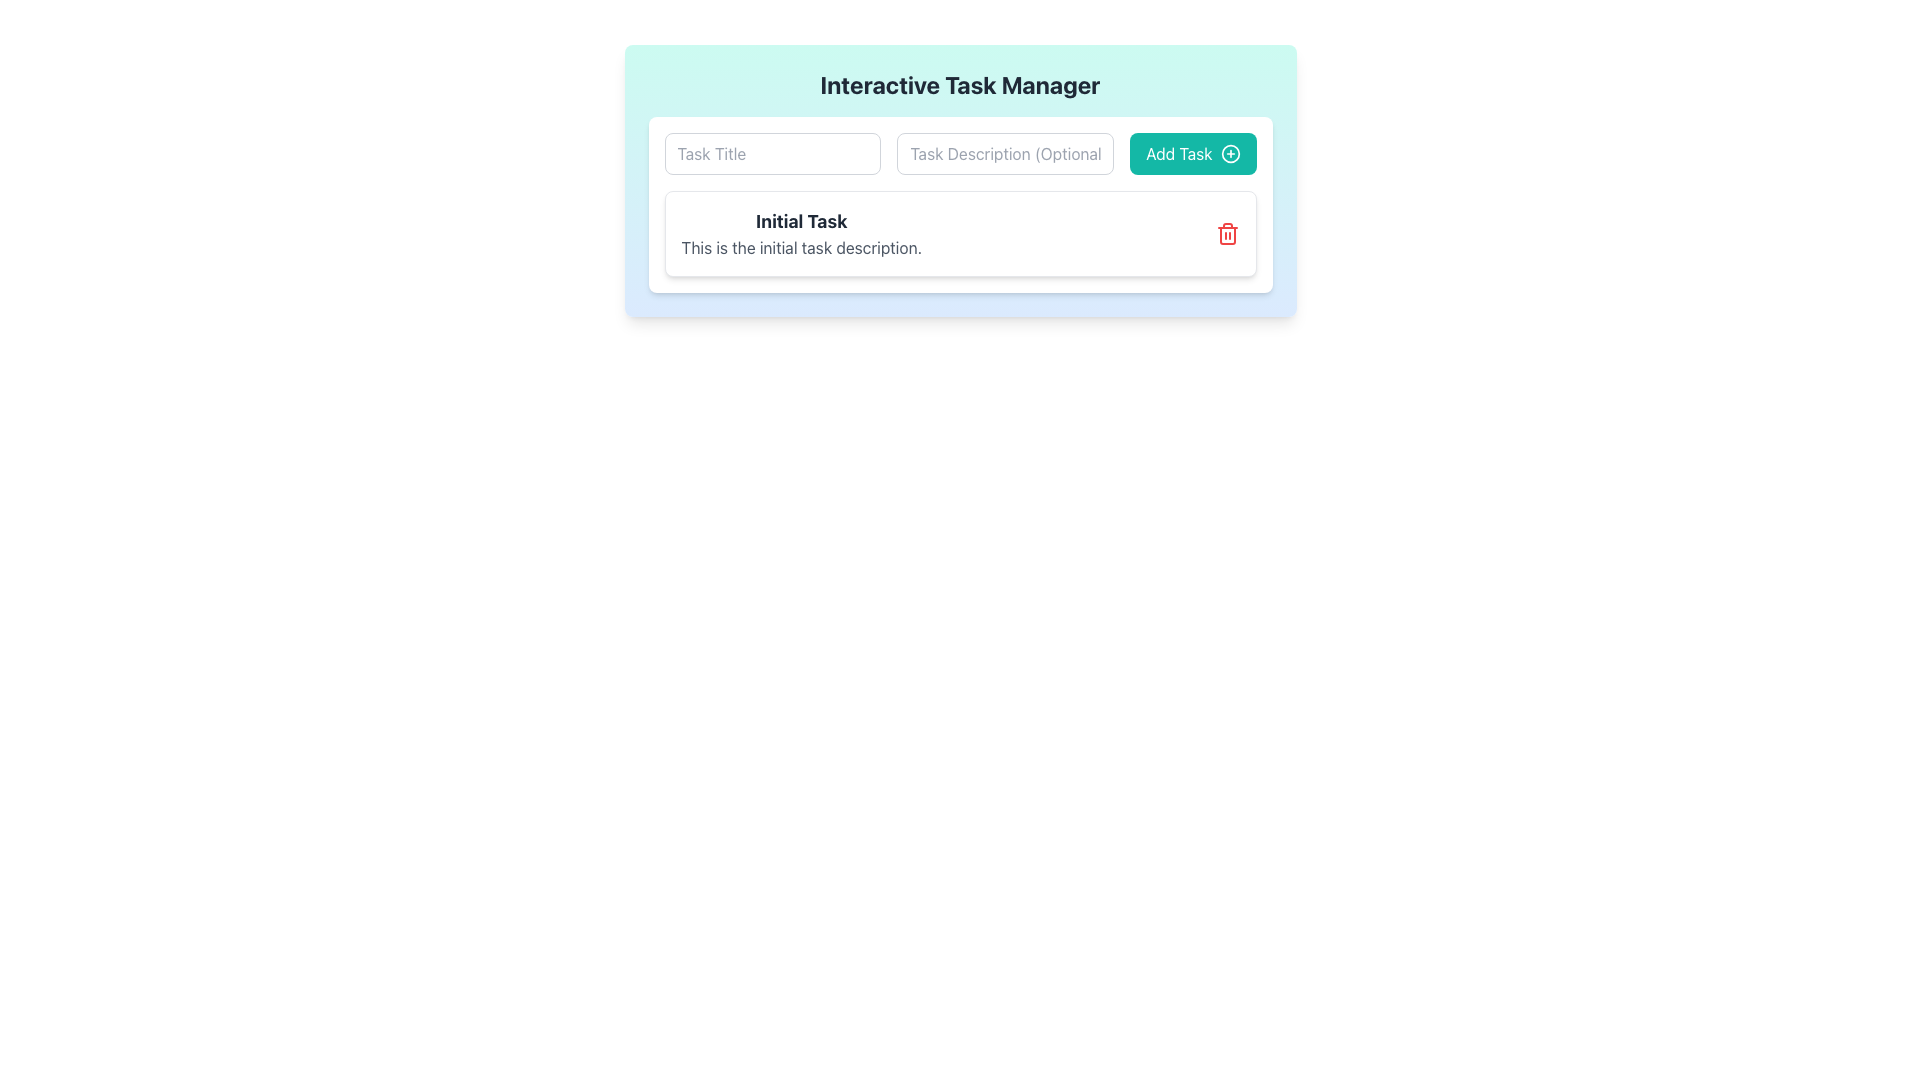 The height and width of the screenshot is (1080, 1920). Describe the element at coordinates (960, 83) in the screenshot. I see `text from the header displaying 'Interactive Task Manager', which is a bolded, large font in dark gray on a gradient background` at that location.